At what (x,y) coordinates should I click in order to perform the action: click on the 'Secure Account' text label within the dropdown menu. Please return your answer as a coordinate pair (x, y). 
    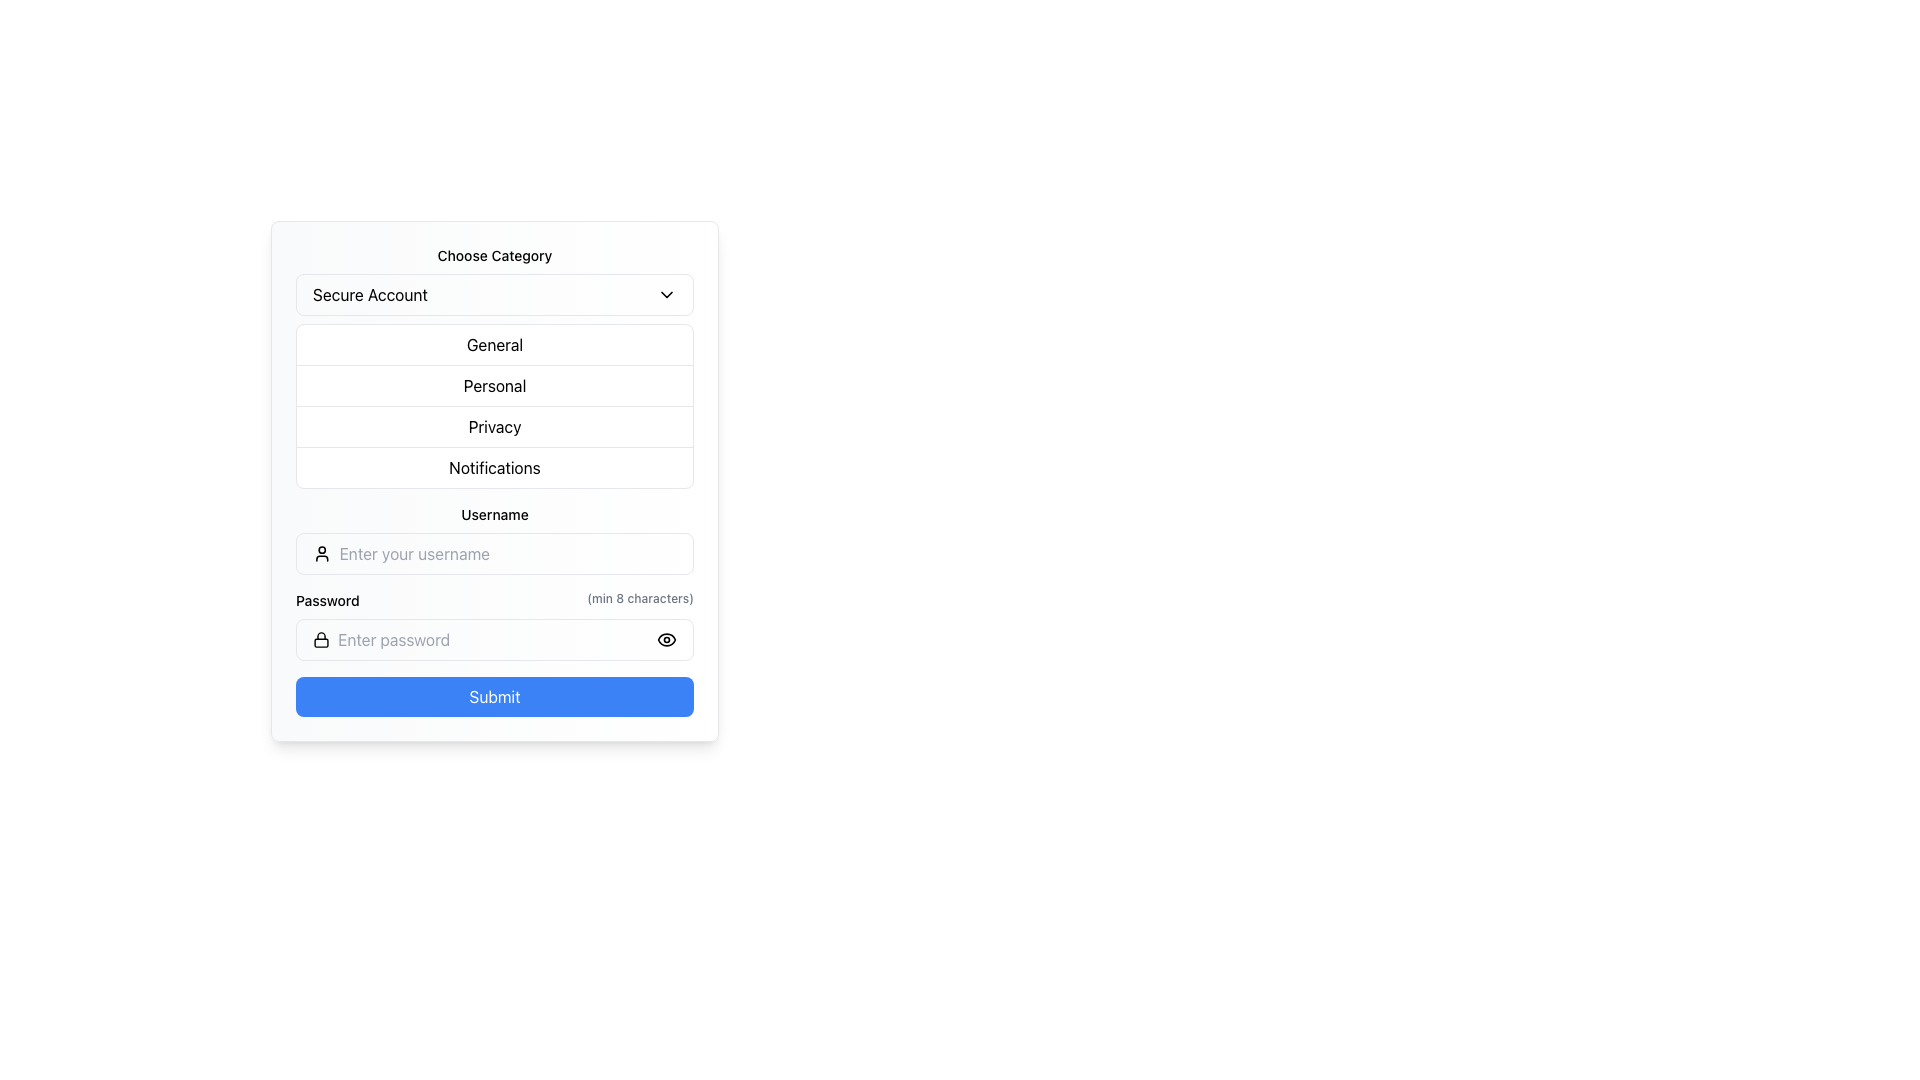
    Looking at the image, I should click on (370, 294).